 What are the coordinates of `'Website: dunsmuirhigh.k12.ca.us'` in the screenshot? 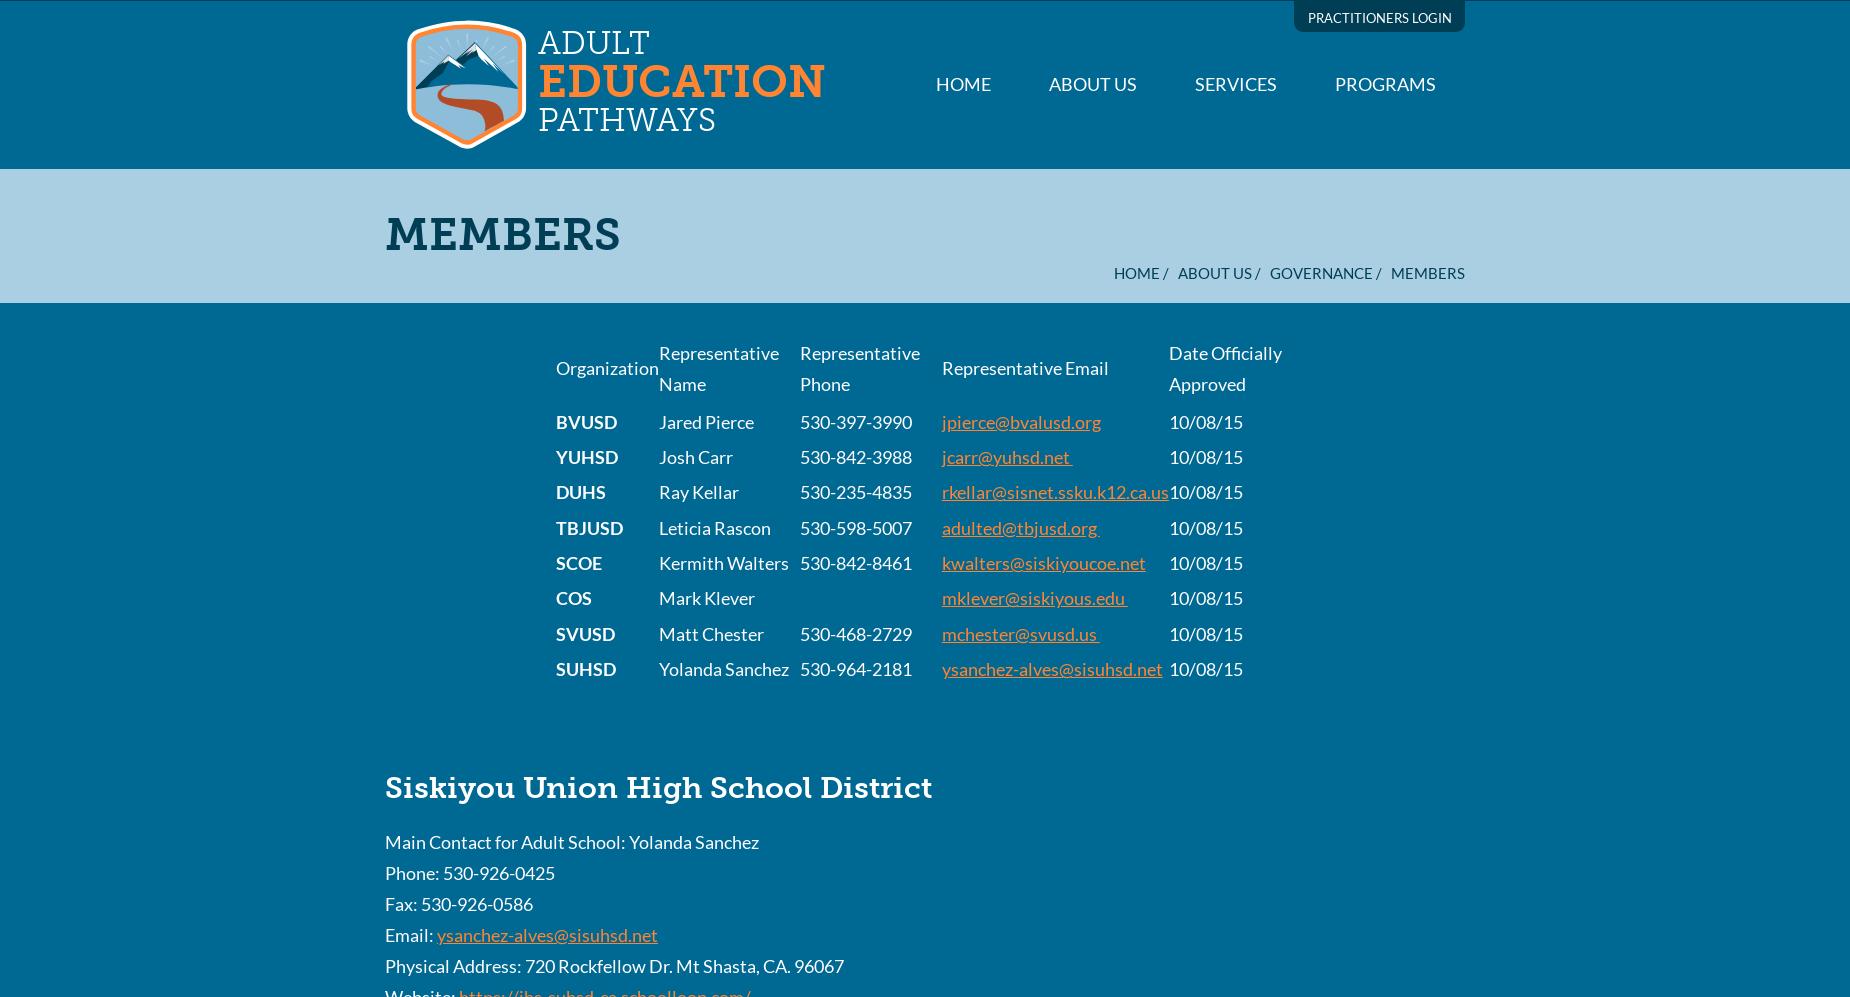 It's located at (383, 377).